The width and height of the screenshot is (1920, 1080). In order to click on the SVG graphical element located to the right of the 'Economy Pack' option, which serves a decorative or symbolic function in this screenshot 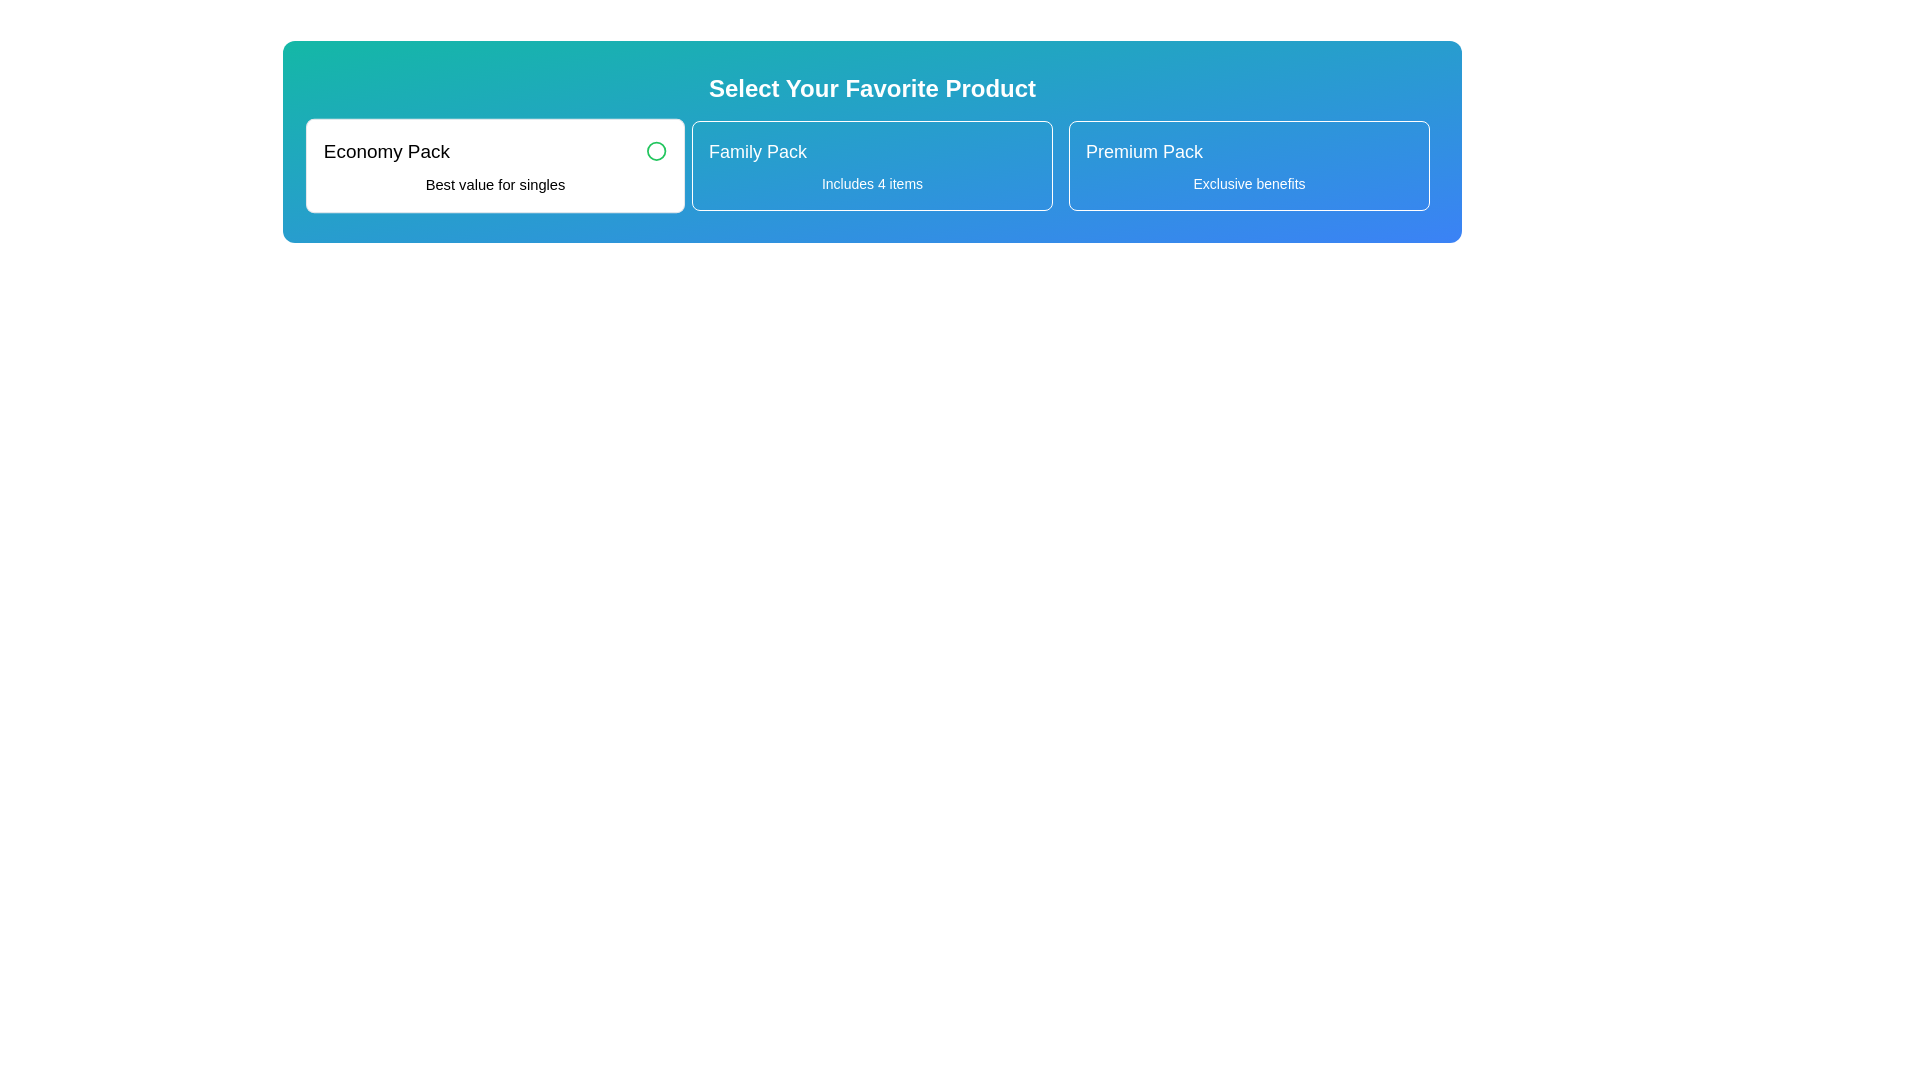, I will do `click(656, 150)`.